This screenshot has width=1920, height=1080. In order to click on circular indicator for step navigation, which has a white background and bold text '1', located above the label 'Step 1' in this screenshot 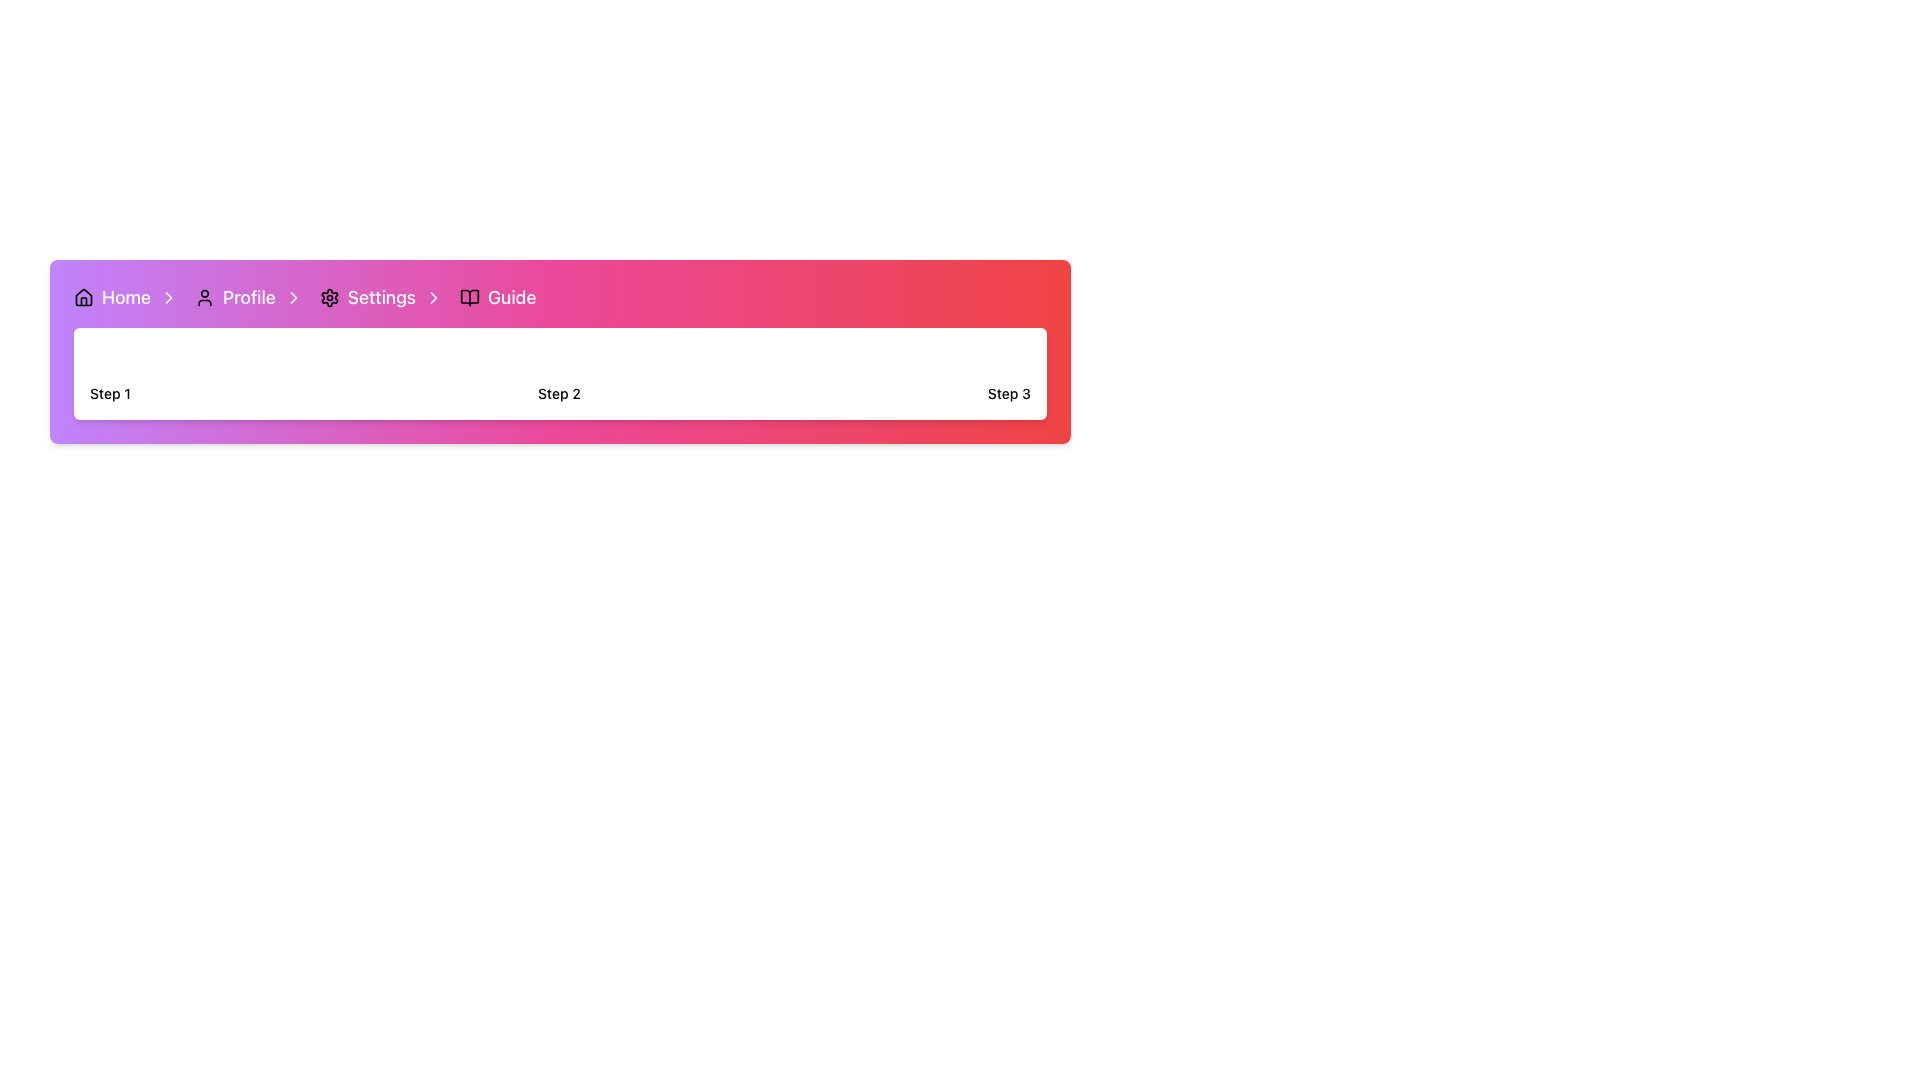, I will do `click(109, 358)`.